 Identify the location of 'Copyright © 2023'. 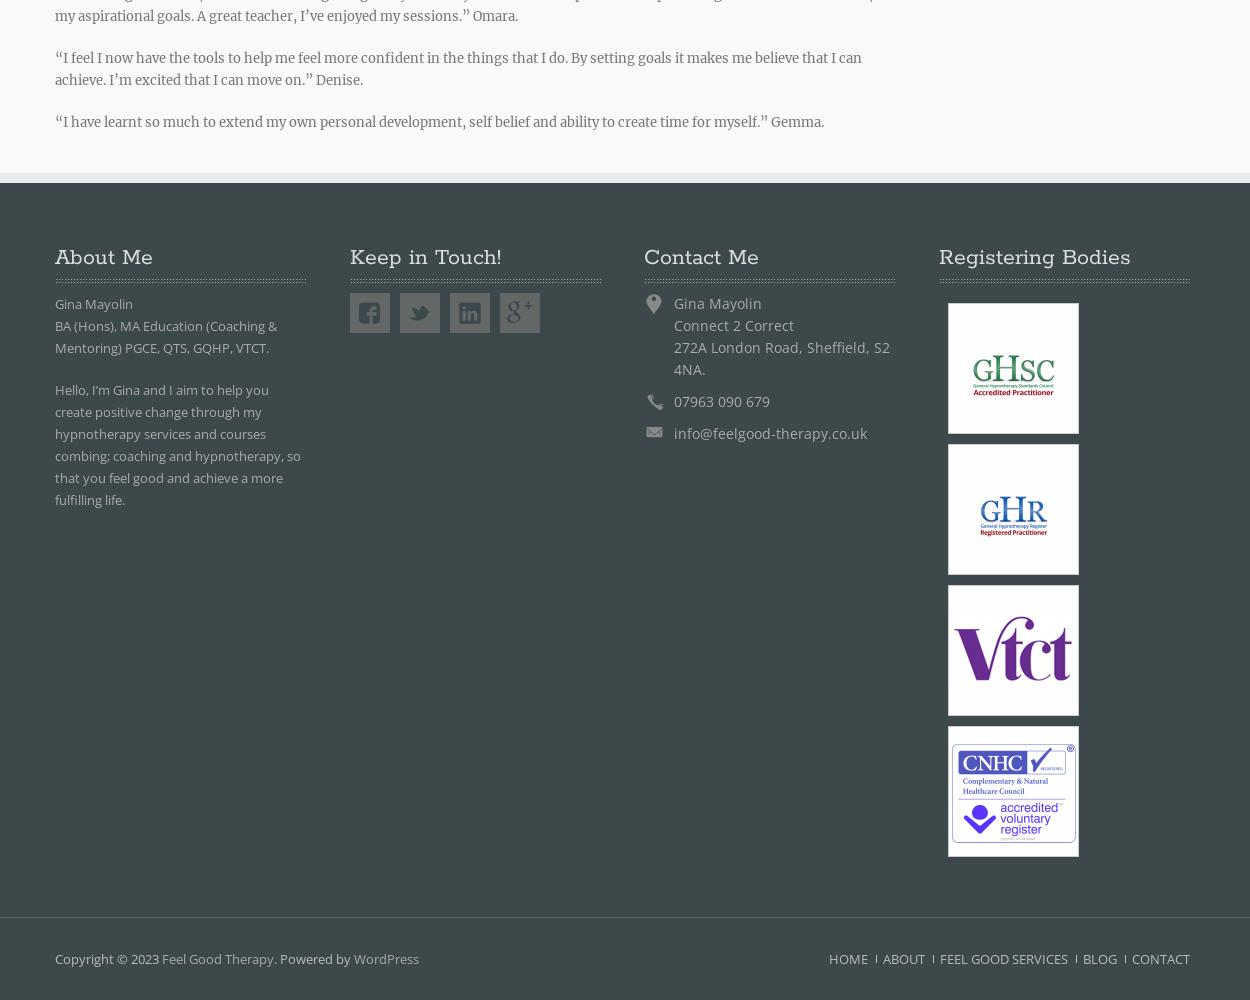
(107, 958).